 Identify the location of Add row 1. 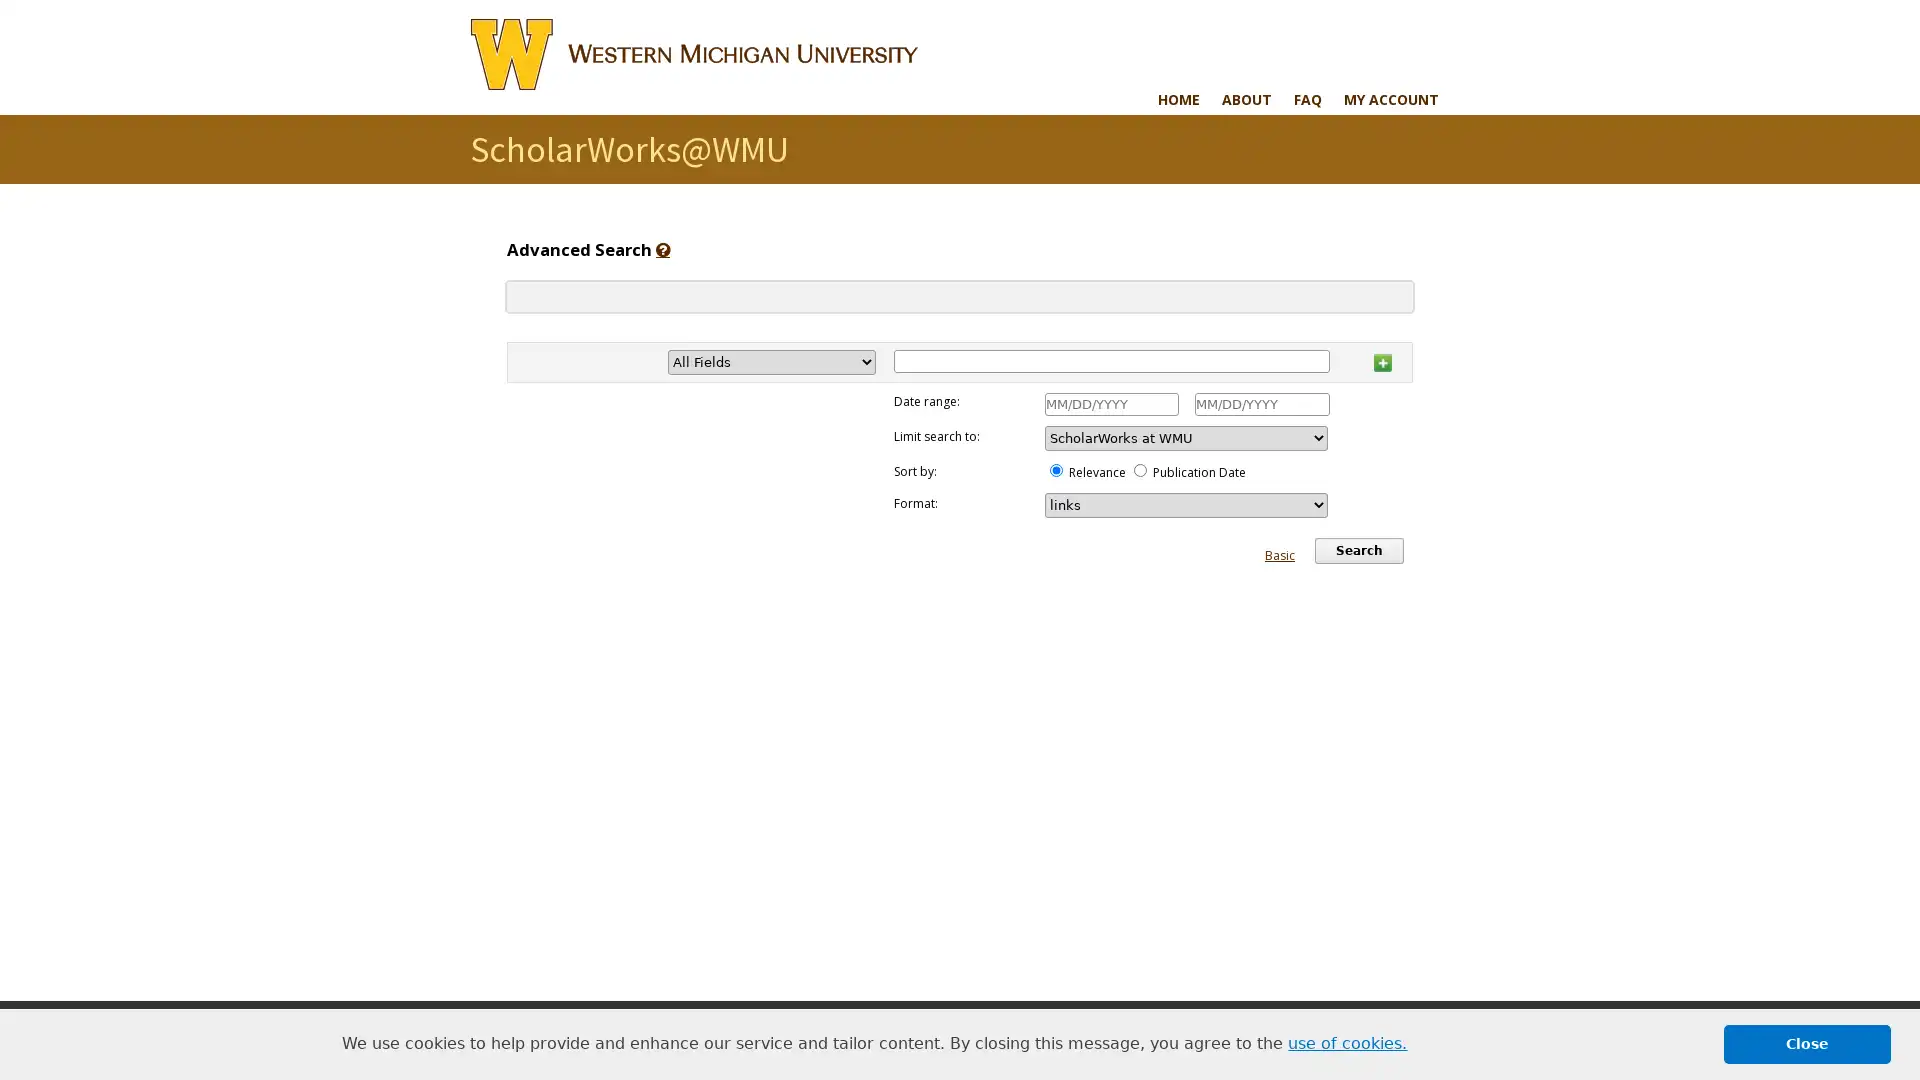
(1381, 358).